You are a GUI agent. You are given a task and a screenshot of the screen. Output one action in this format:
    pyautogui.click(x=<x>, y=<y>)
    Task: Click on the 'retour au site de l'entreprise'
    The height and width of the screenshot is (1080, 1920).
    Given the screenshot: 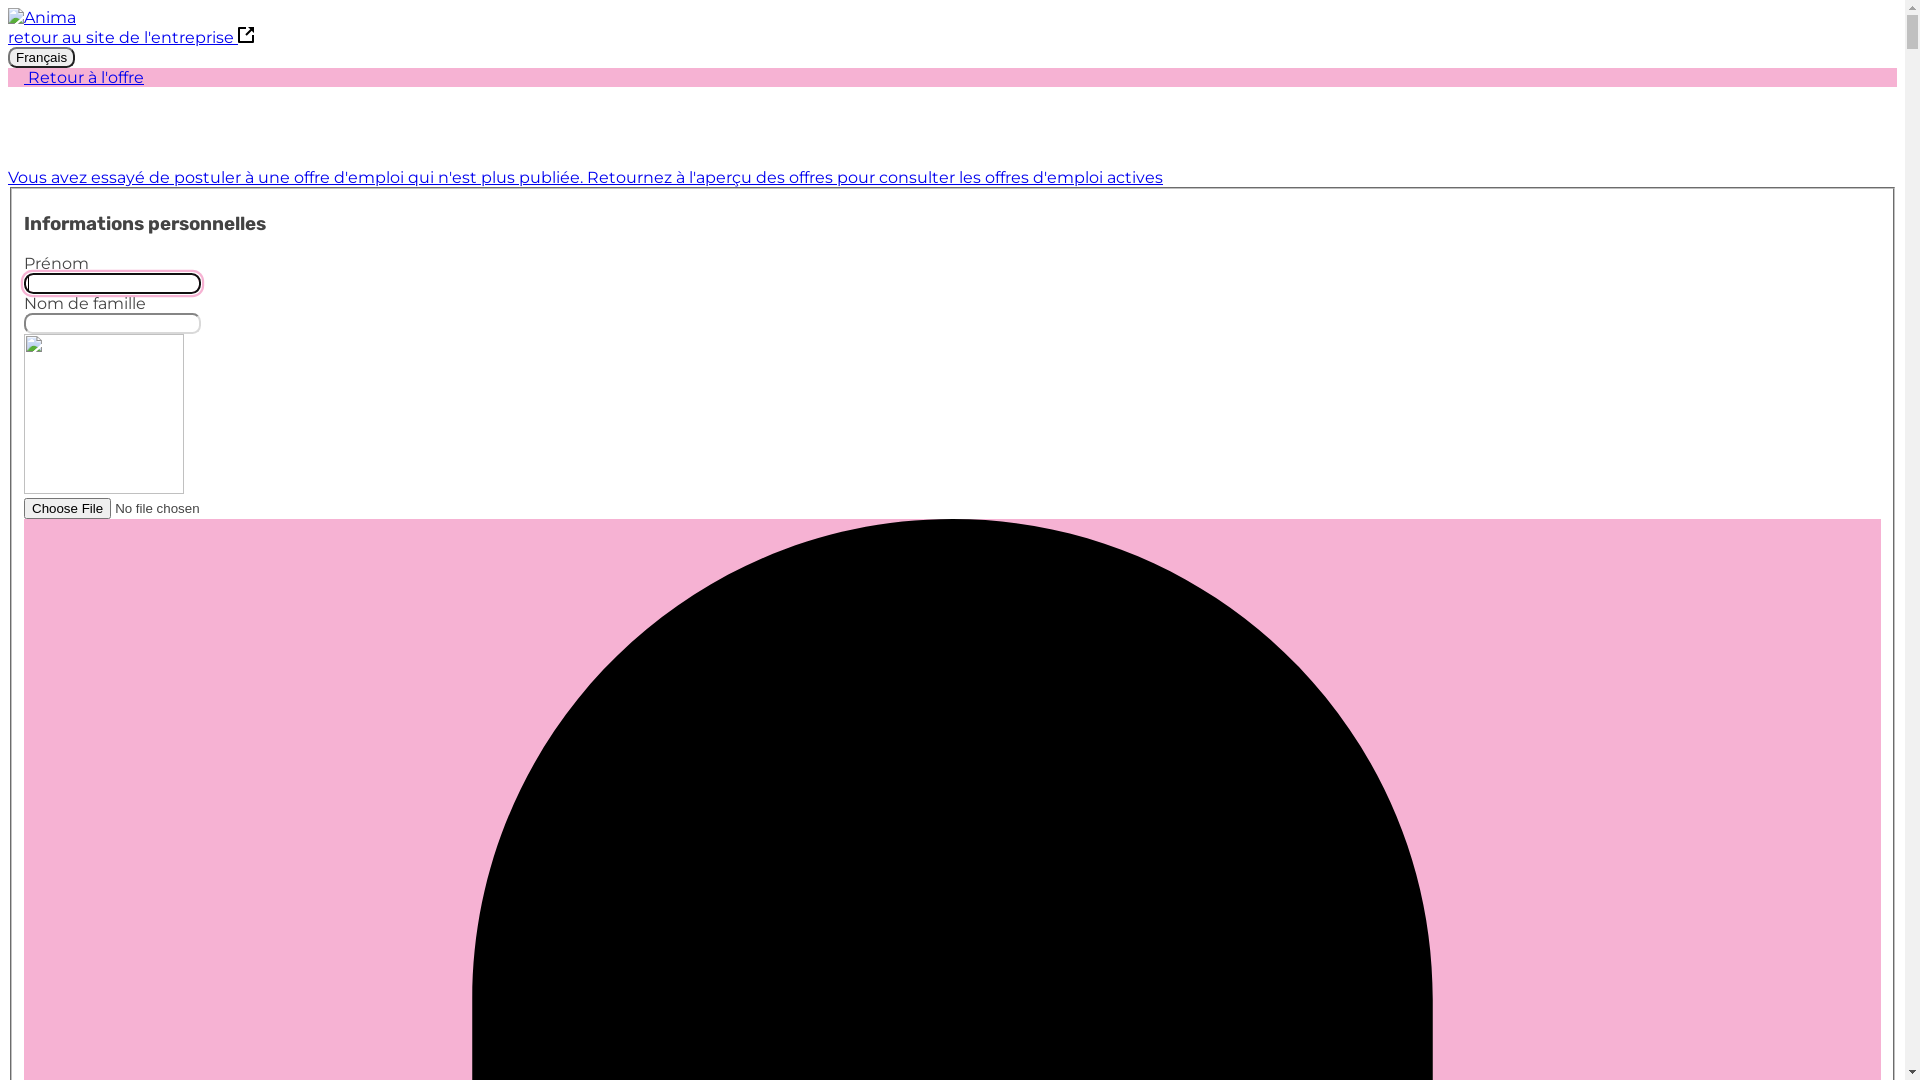 What is the action you would take?
    pyautogui.click(x=129, y=37)
    